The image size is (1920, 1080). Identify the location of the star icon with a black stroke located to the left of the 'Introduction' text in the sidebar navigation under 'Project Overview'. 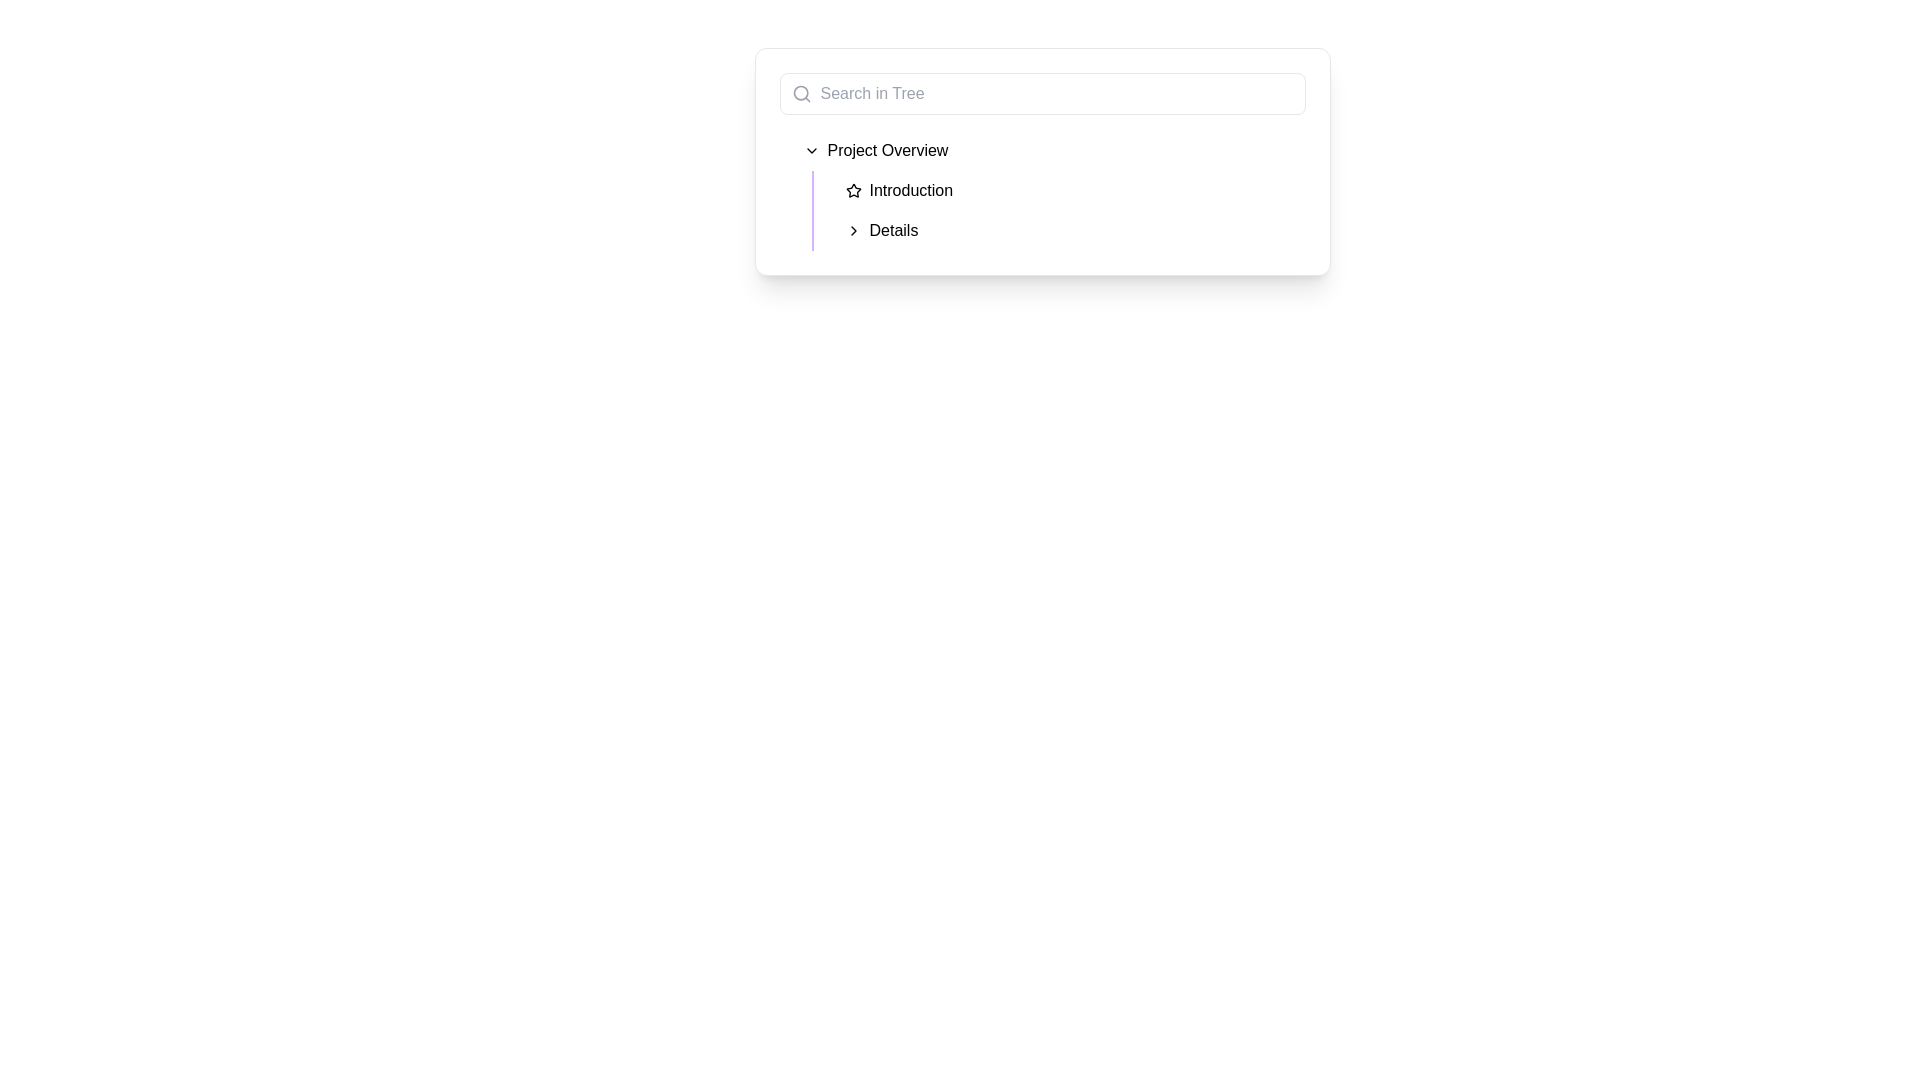
(853, 191).